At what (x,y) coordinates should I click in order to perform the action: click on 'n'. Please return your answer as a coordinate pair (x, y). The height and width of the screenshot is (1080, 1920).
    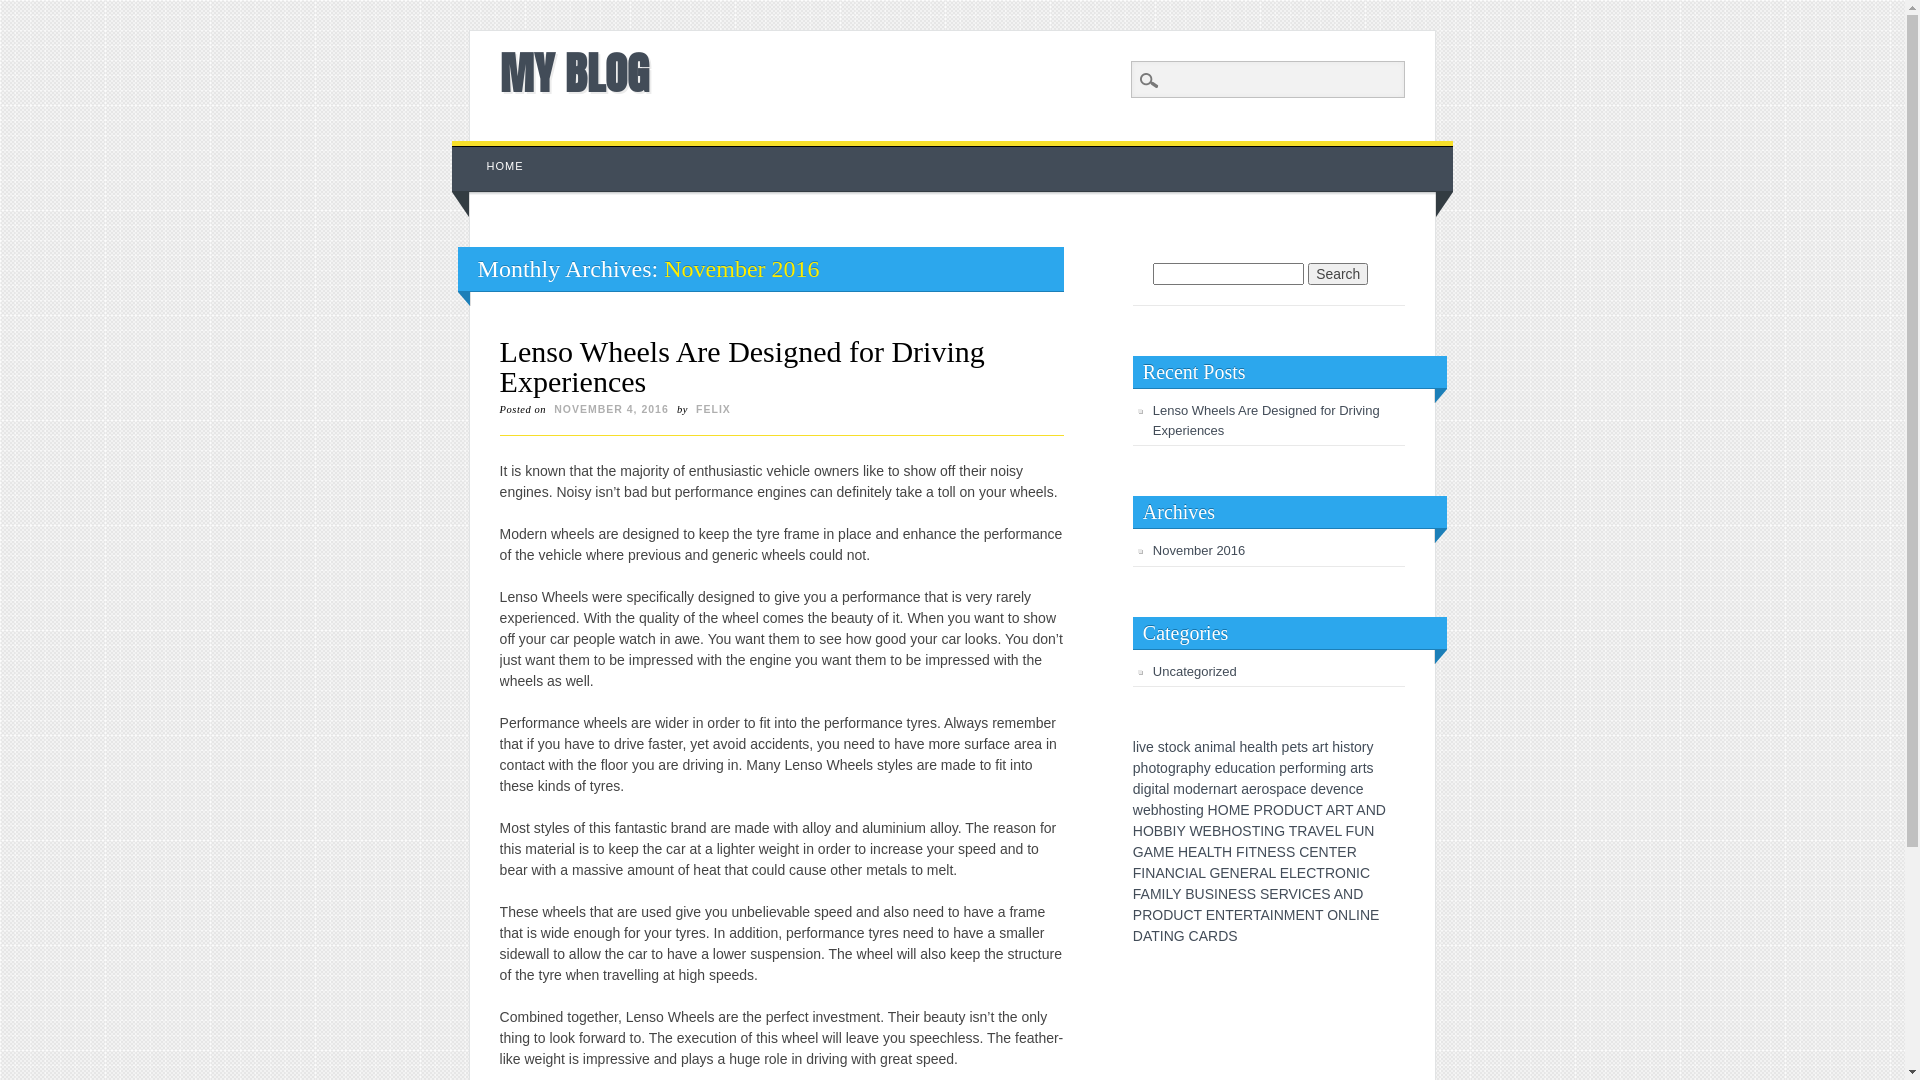
    Looking at the image, I should click on (1216, 788).